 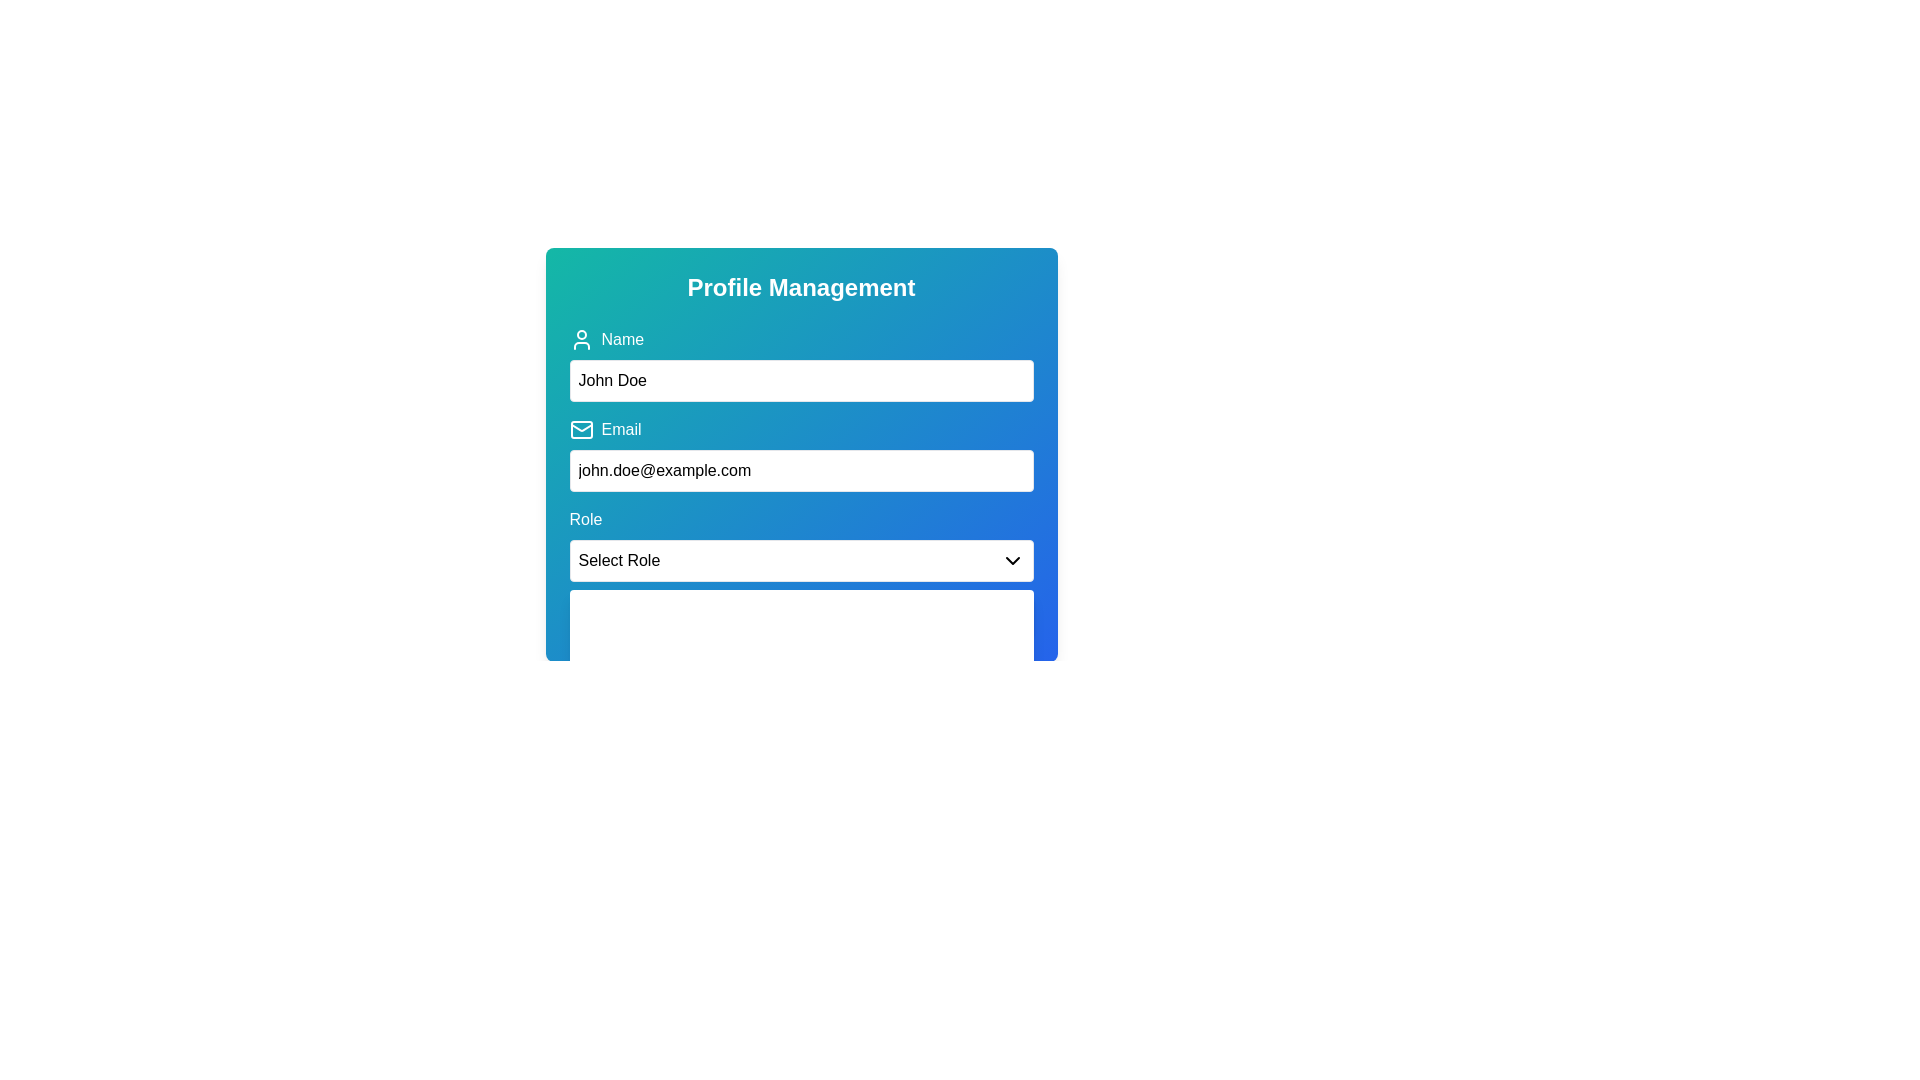 I want to click on the 'Select Role' dropdown menu to enable keyboard input, so click(x=801, y=560).